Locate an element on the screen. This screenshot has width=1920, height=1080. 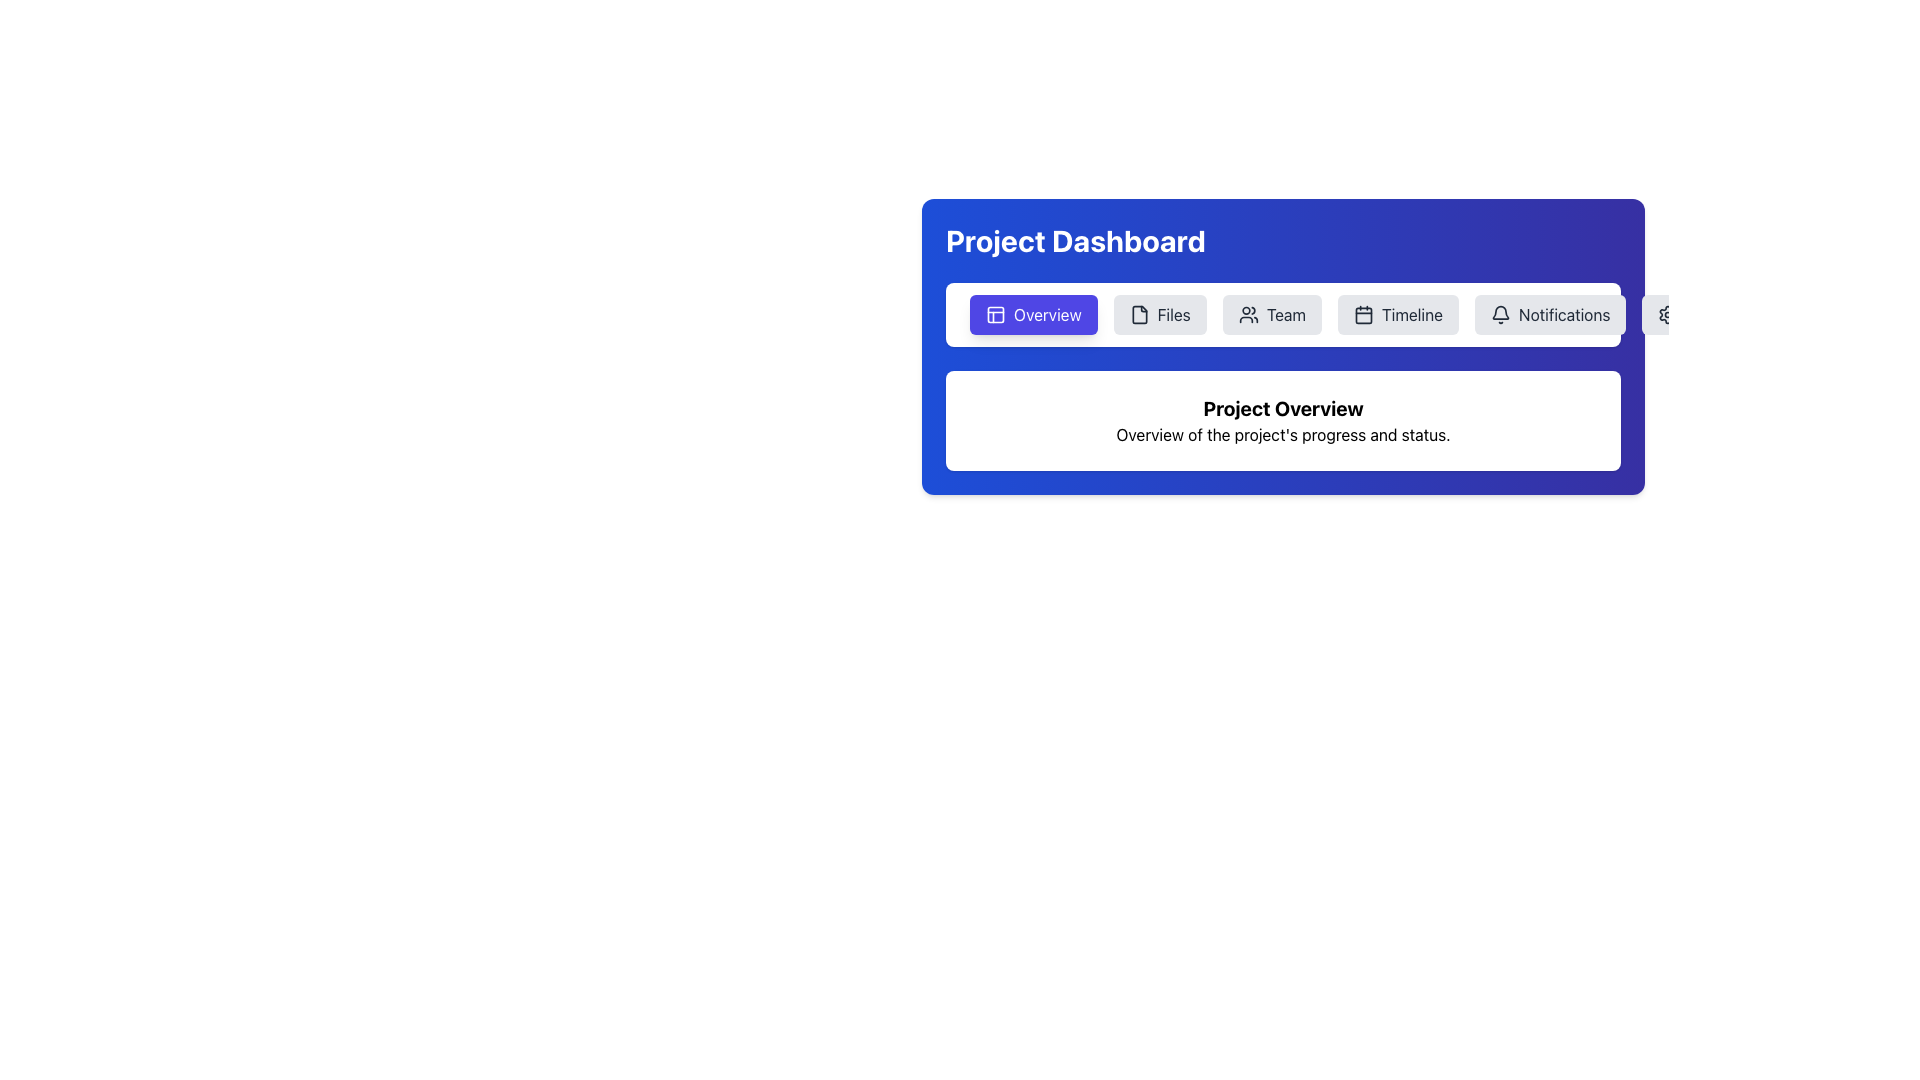
the first navigation button at the top-left corner of the group to potentially reveal a tooltip or effect is located at coordinates (1033, 315).